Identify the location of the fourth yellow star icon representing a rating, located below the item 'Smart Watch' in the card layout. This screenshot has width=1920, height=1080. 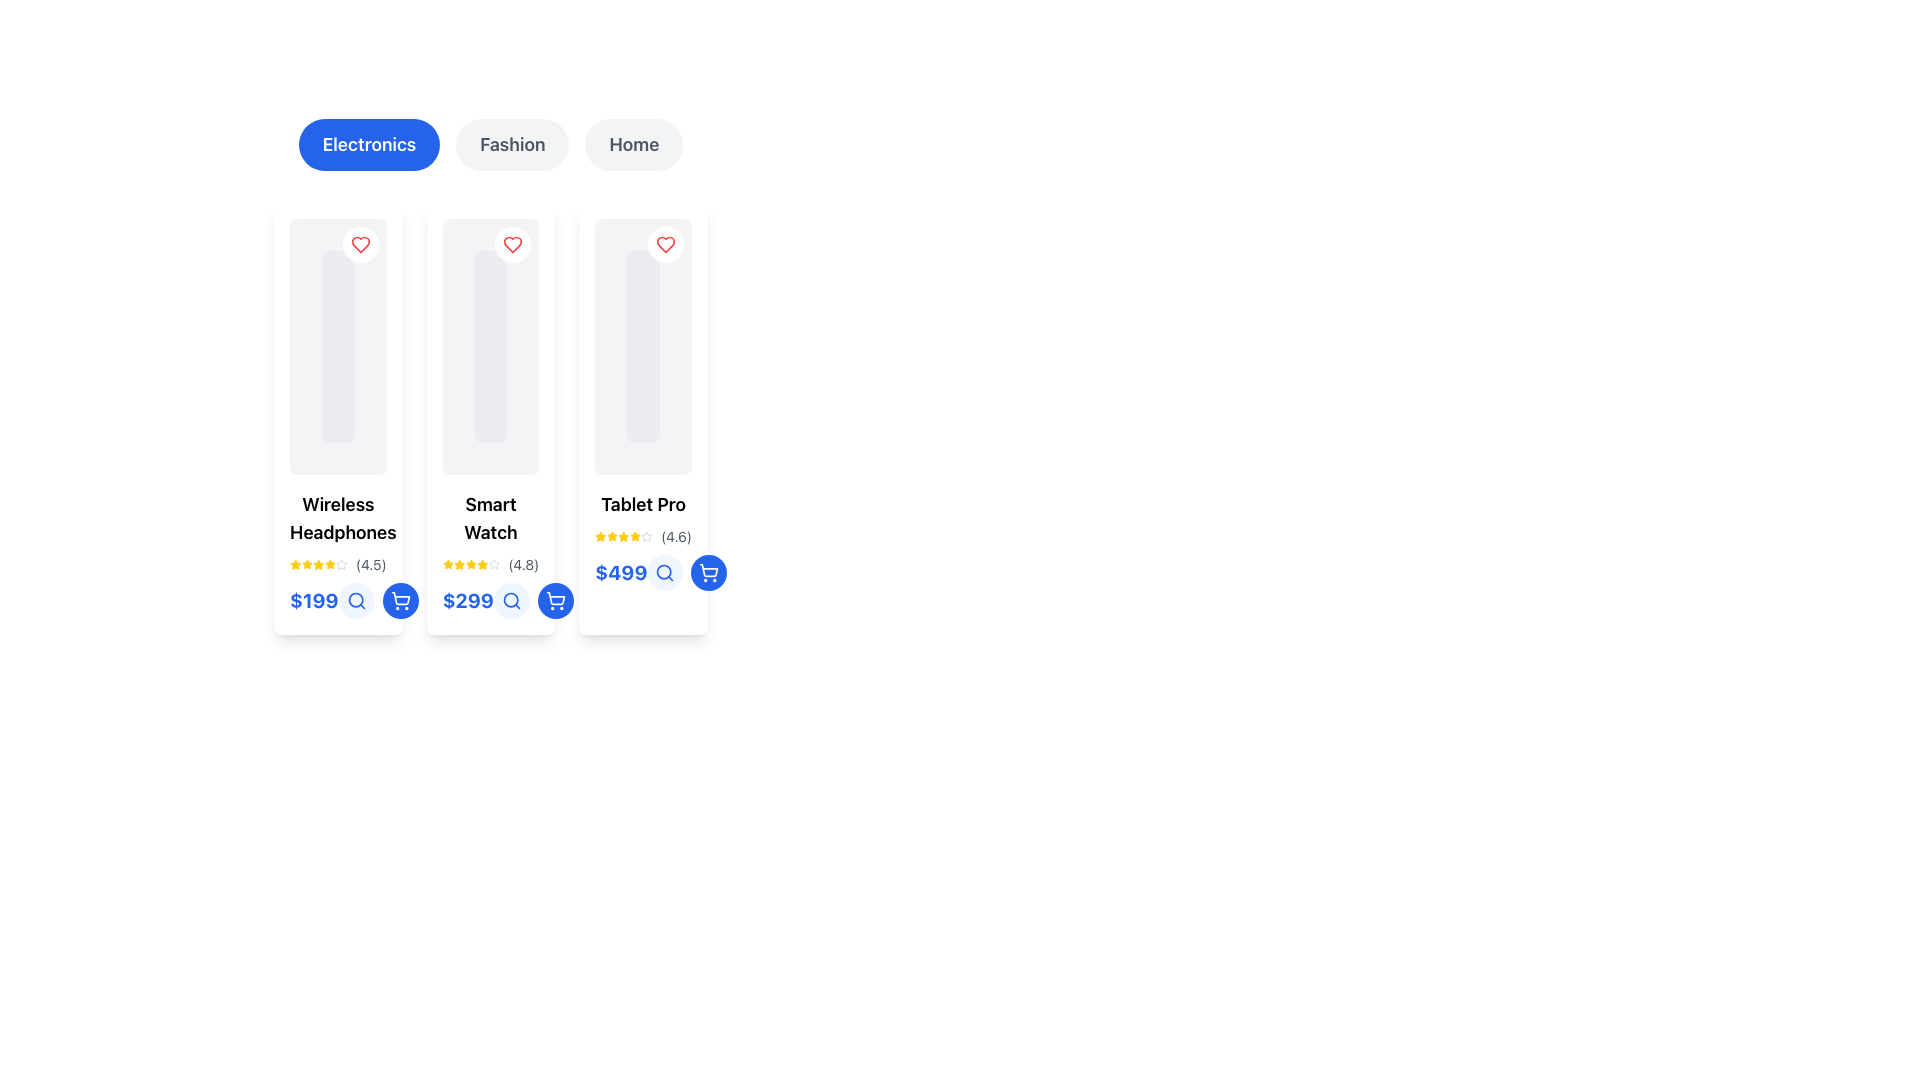
(469, 564).